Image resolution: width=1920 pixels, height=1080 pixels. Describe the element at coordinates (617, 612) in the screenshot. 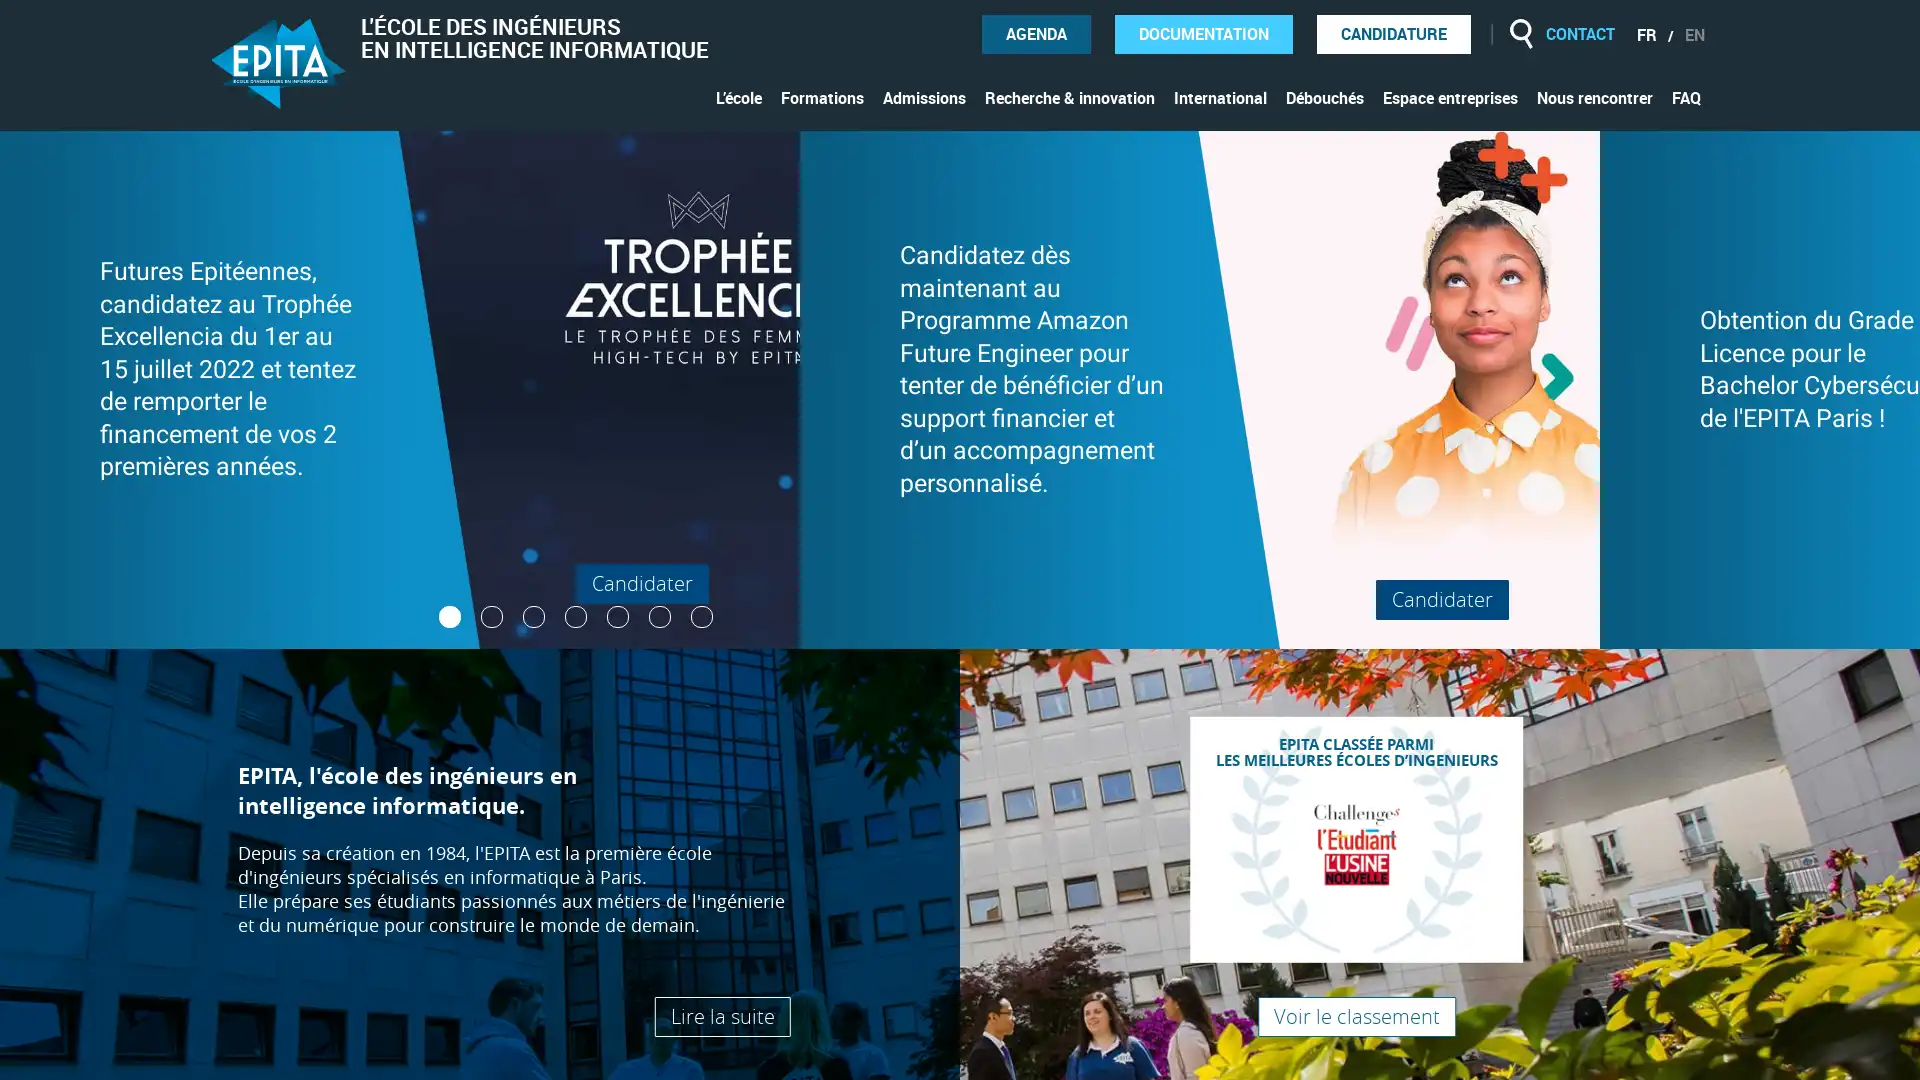

I see `5` at that location.